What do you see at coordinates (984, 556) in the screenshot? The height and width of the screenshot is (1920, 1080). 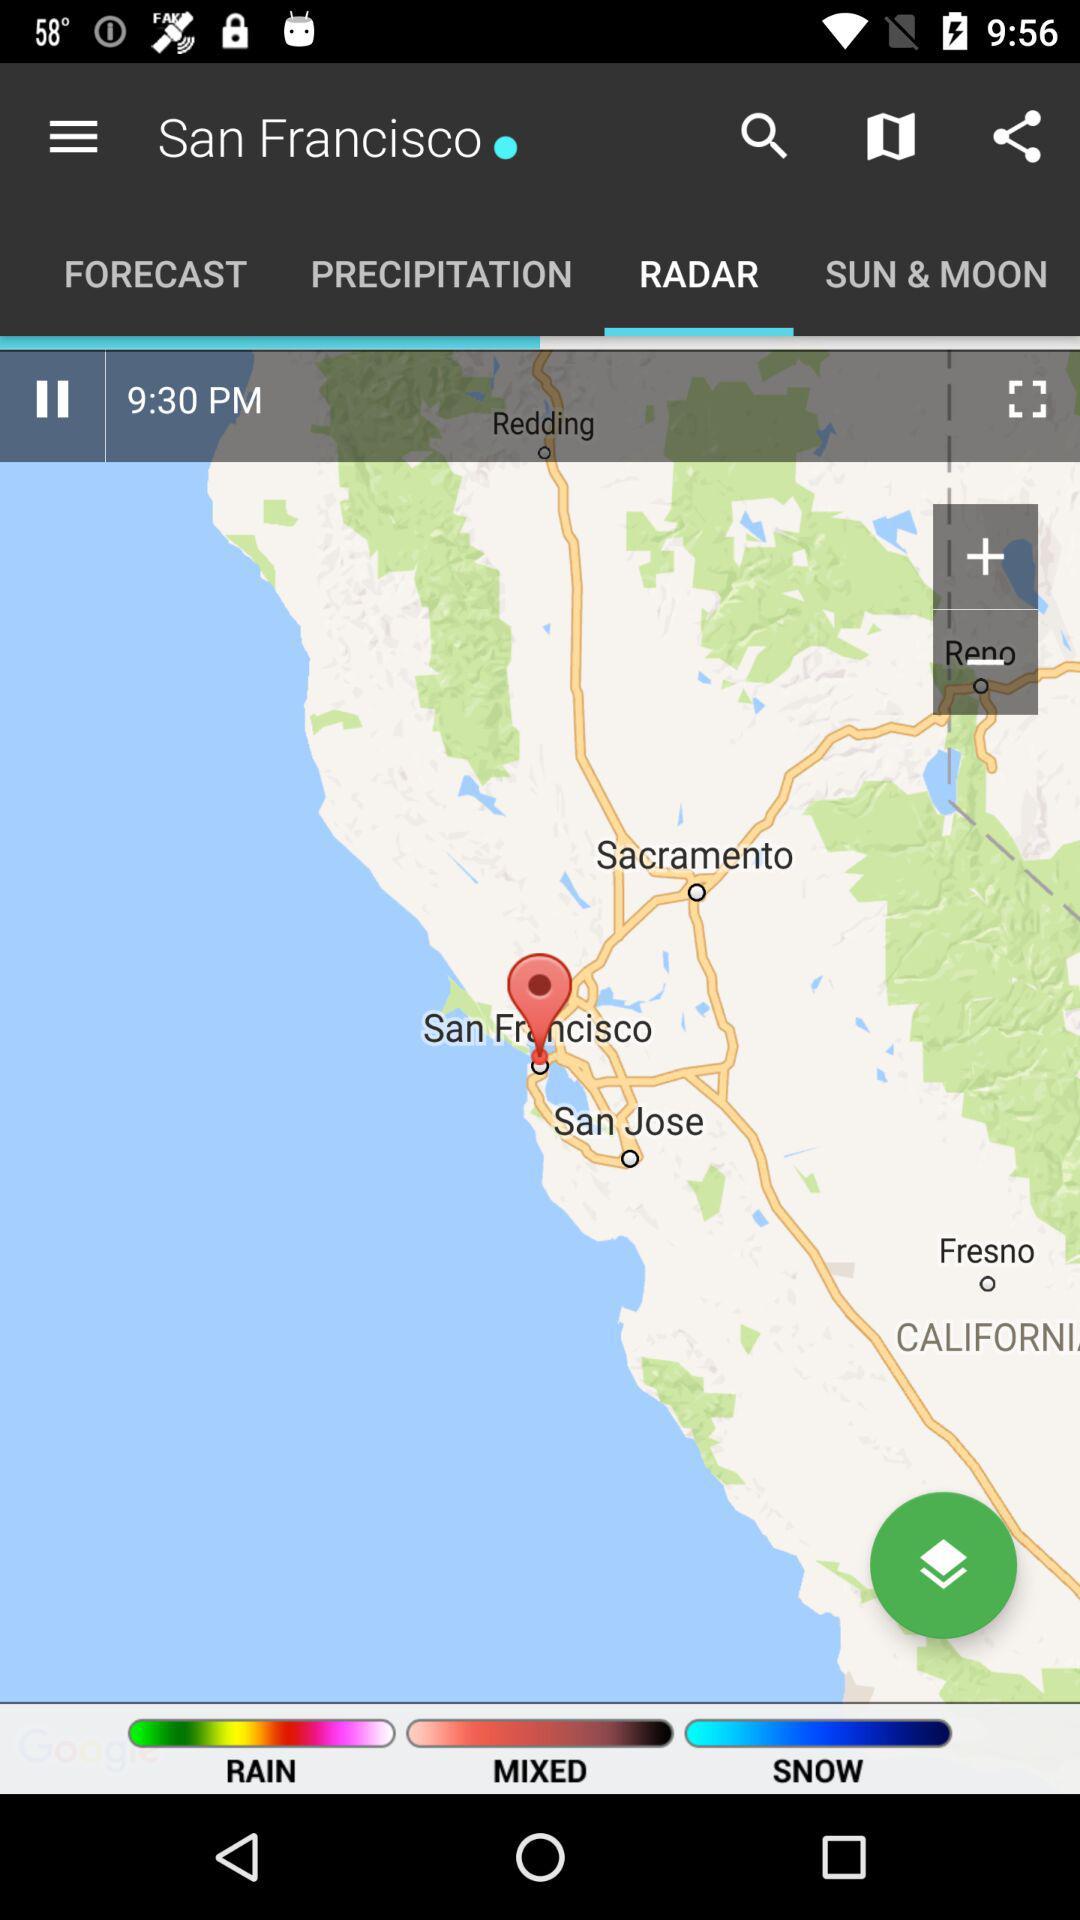 I see `the add icon` at bounding box center [984, 556].